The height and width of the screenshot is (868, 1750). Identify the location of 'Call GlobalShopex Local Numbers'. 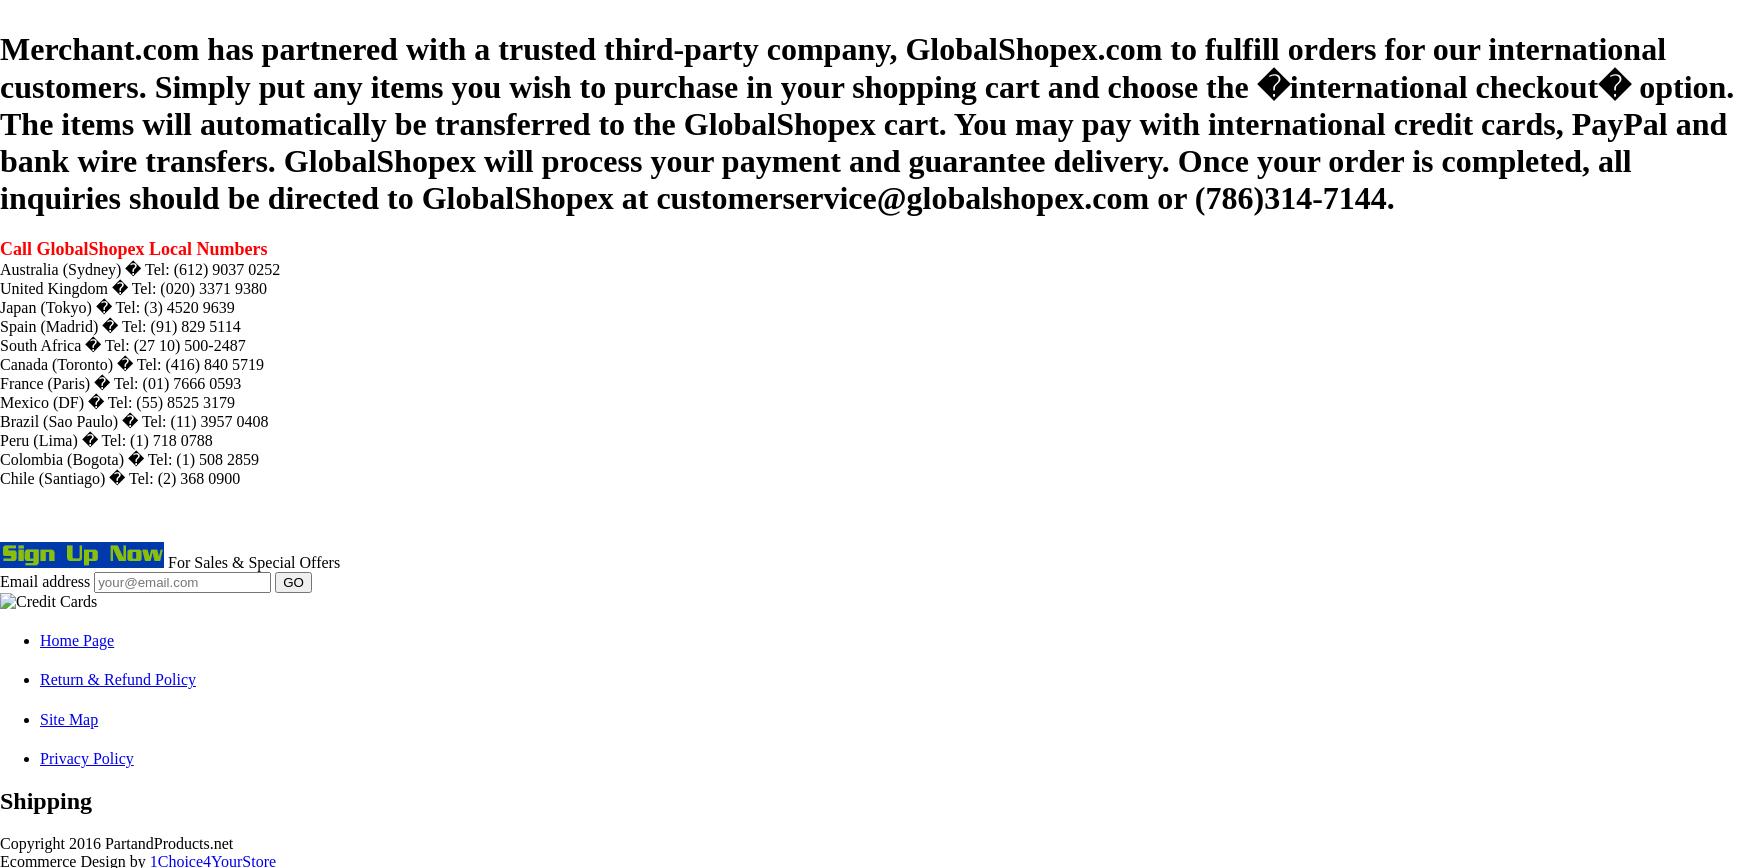
(132, 247).